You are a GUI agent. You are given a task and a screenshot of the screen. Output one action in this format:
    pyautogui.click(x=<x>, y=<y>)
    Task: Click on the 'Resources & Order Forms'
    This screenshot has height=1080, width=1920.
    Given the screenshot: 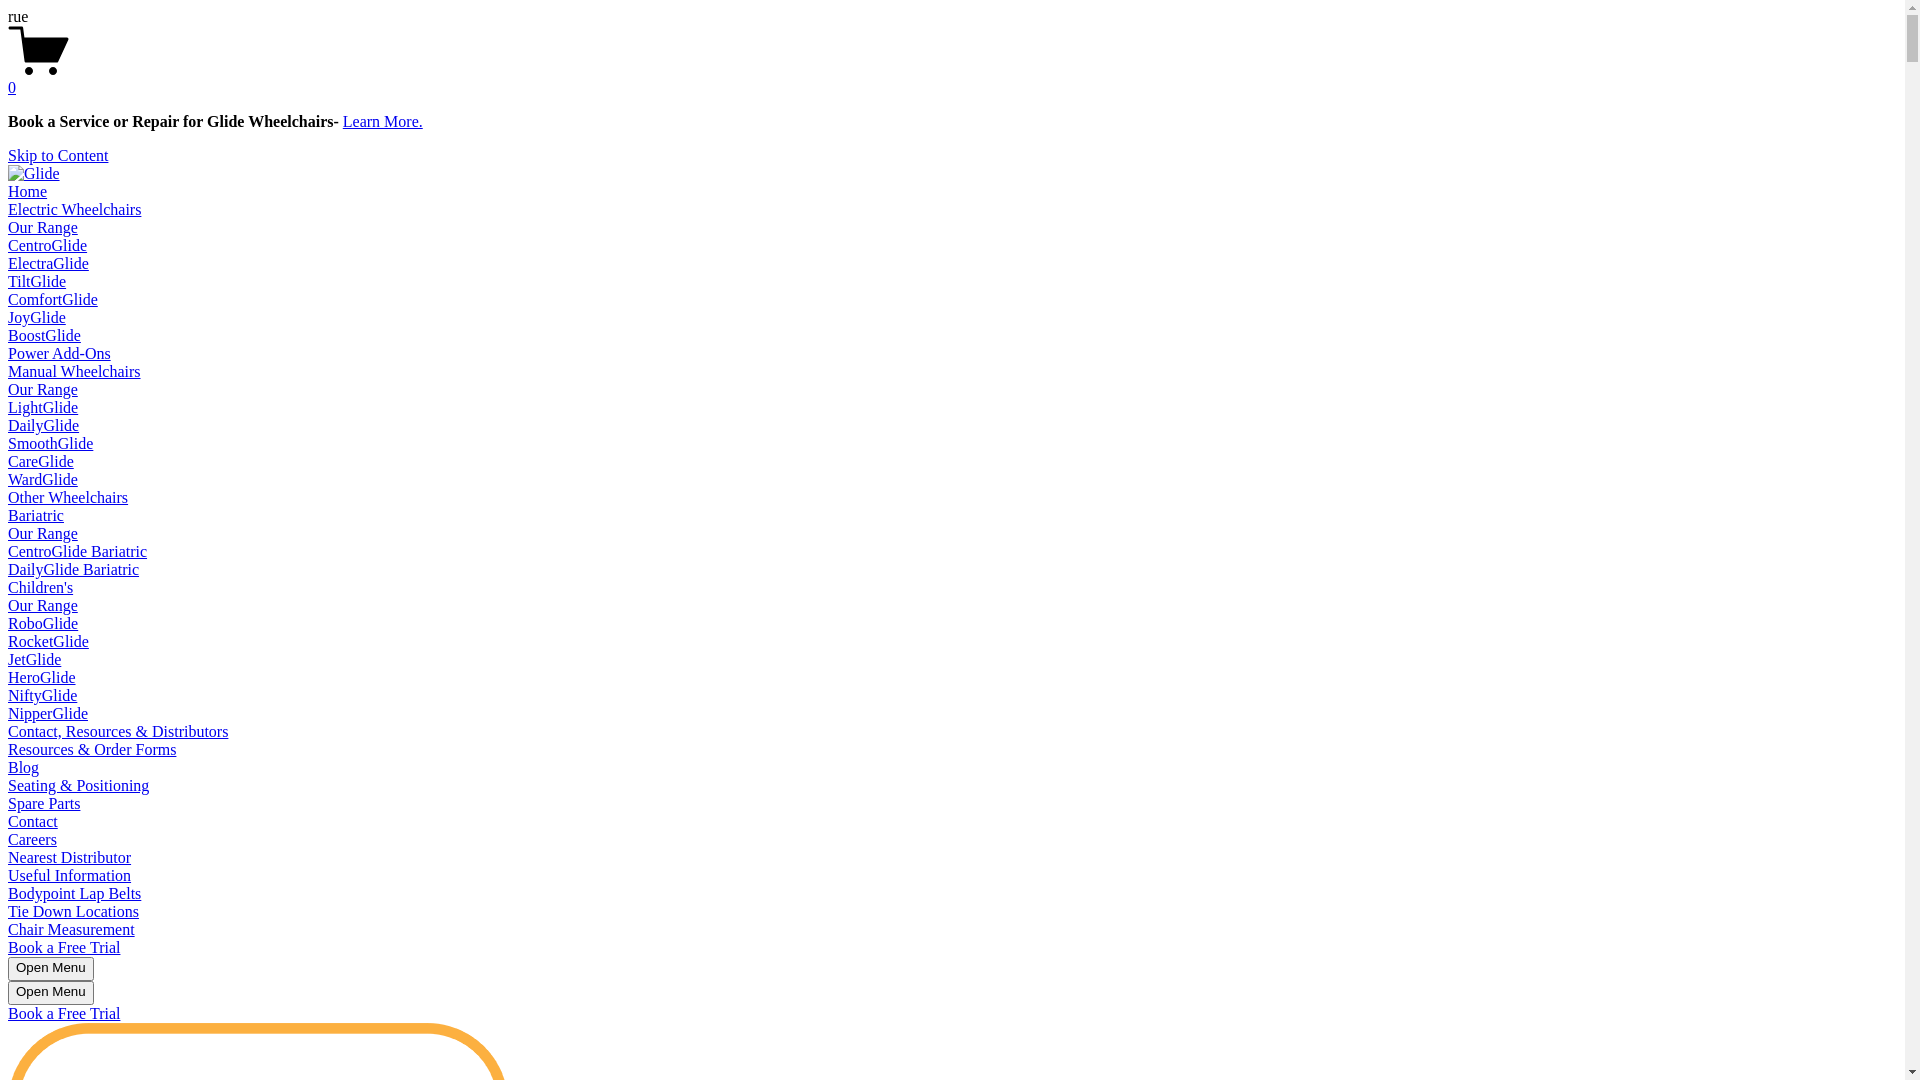 What is the action you would take?
    pyautogui.click(x=90, y=749)
    